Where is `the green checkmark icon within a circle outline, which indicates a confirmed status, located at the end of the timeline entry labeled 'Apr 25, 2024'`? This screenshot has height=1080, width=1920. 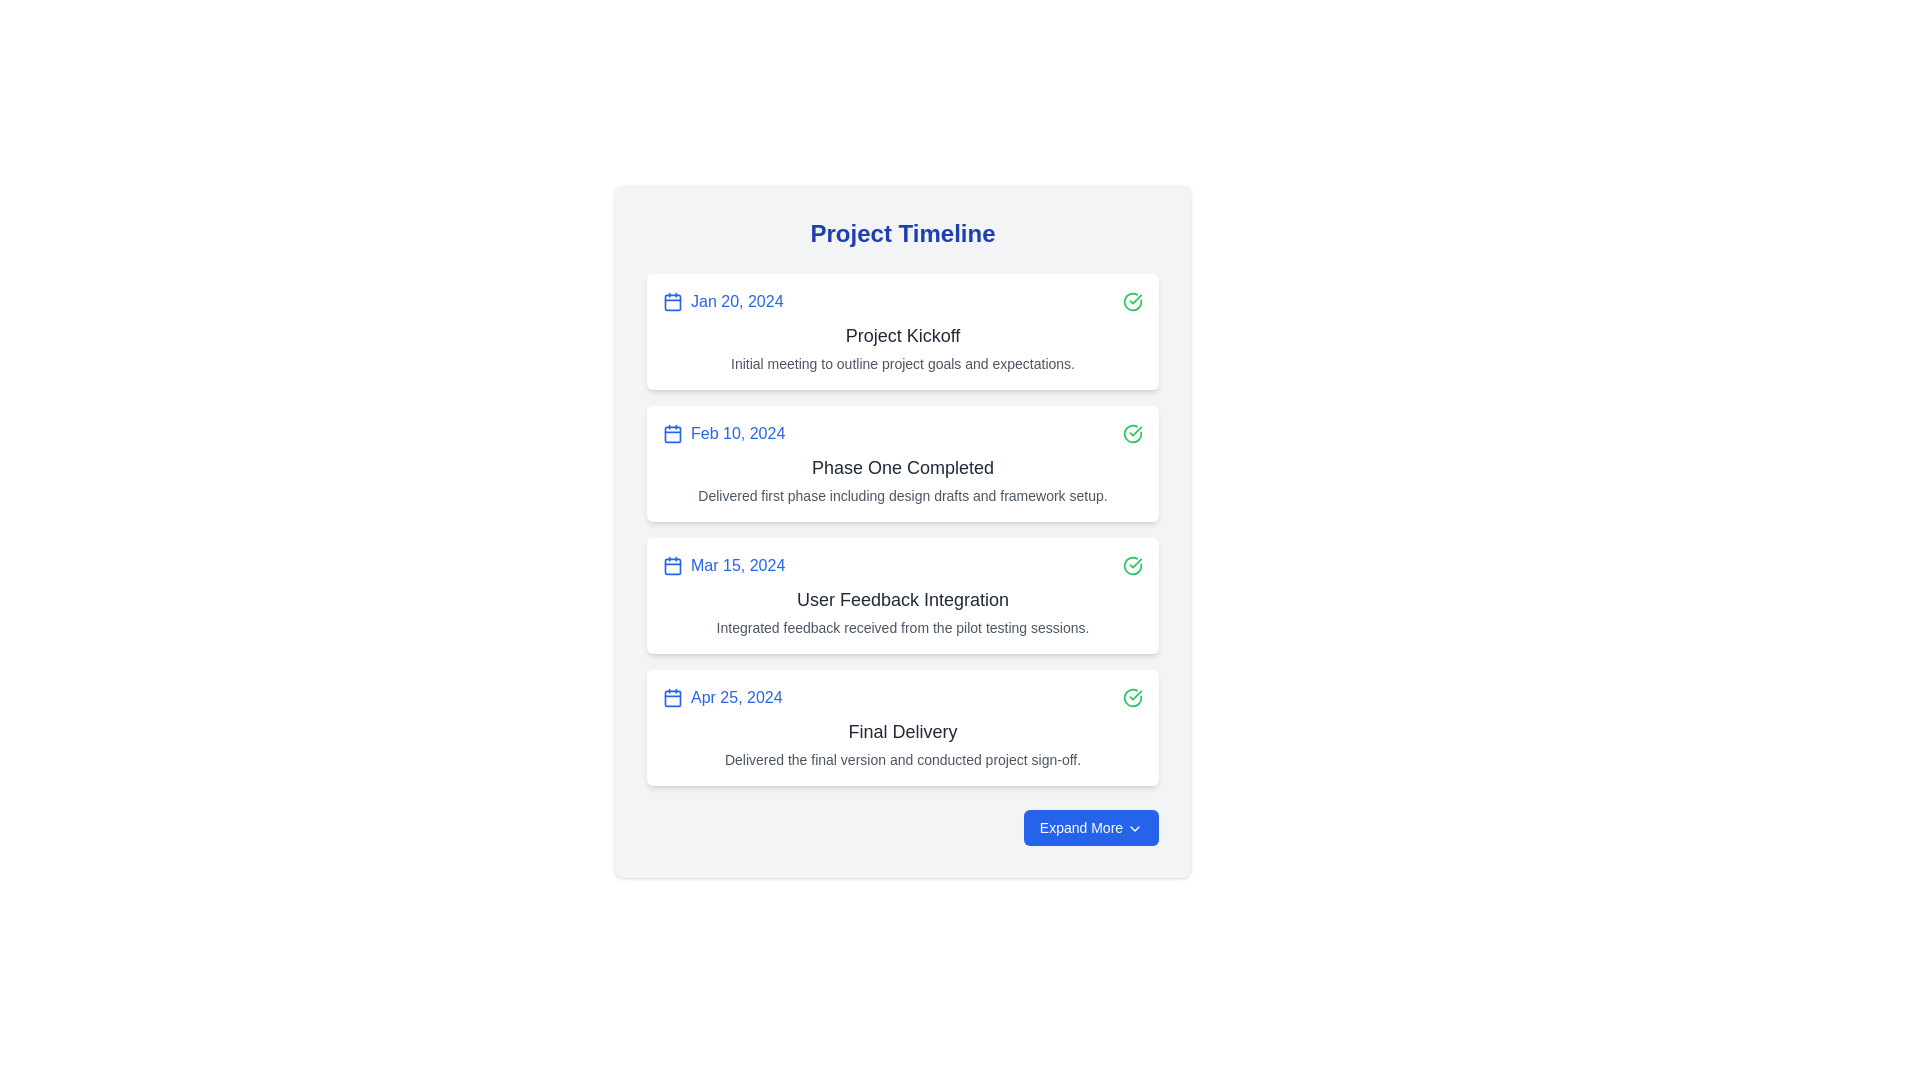
the green checkmark icon within a circle outline, which indicates a confirmed status, located at the end of the timeline entry labeled 'Apr 25, 2024' is located at coordinates (1132, 697).